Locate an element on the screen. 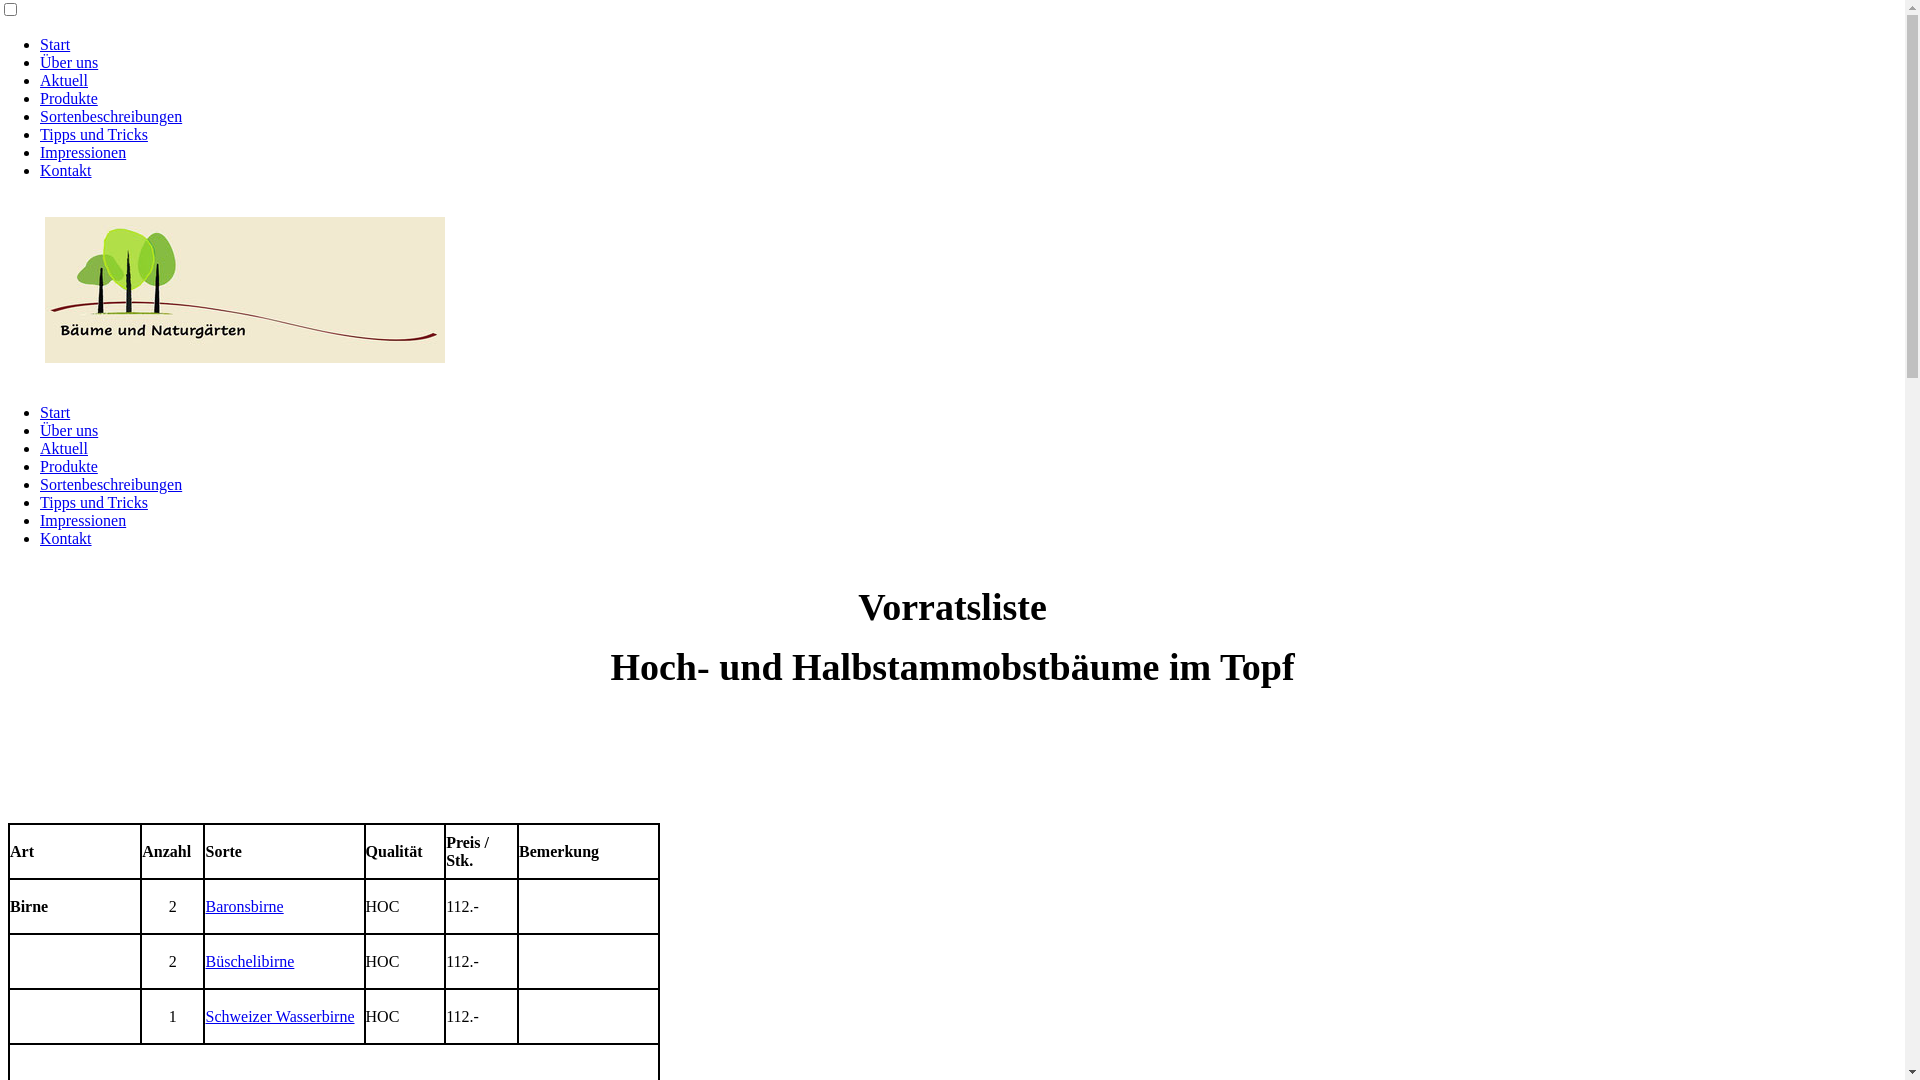  'Impressionen' is located at coordinates (81, 519).